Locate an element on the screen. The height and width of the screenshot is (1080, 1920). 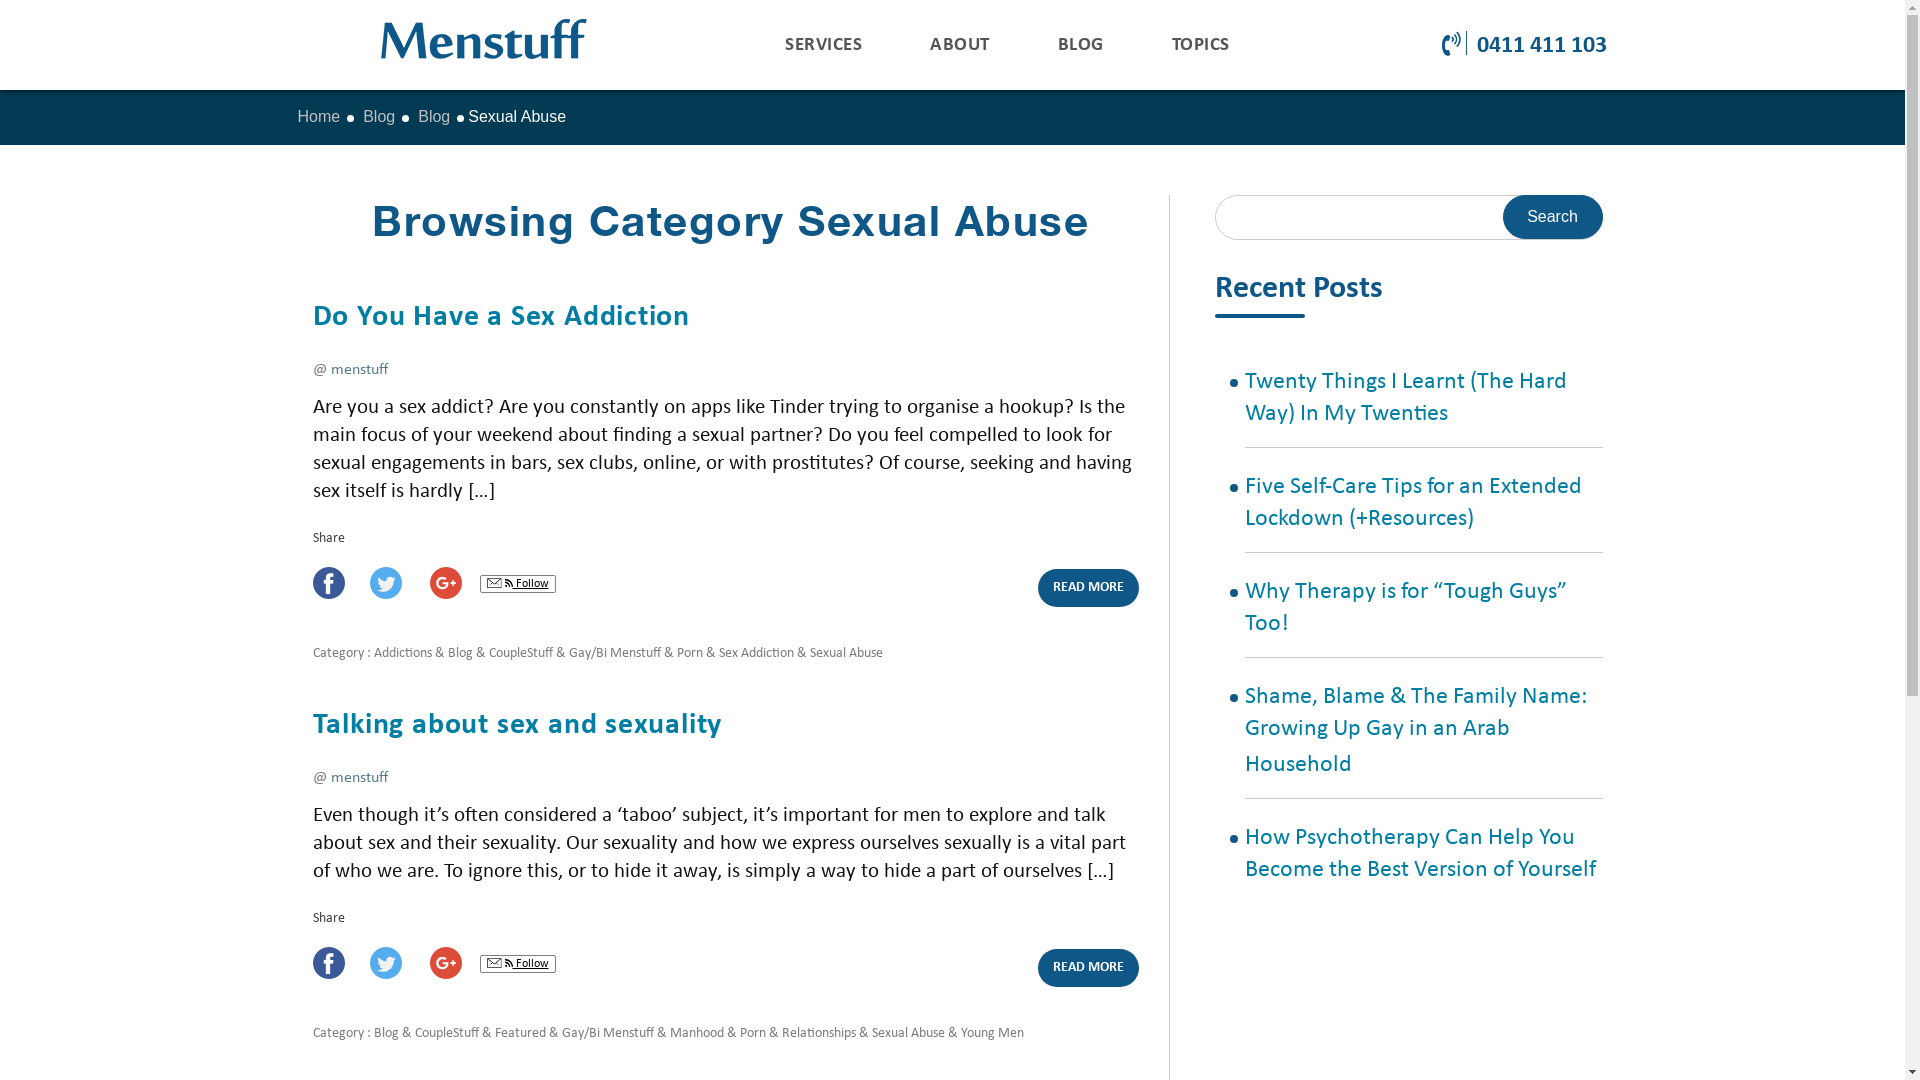
'Do You Have a Sex Addiction' is located at coordinates (500, 316).